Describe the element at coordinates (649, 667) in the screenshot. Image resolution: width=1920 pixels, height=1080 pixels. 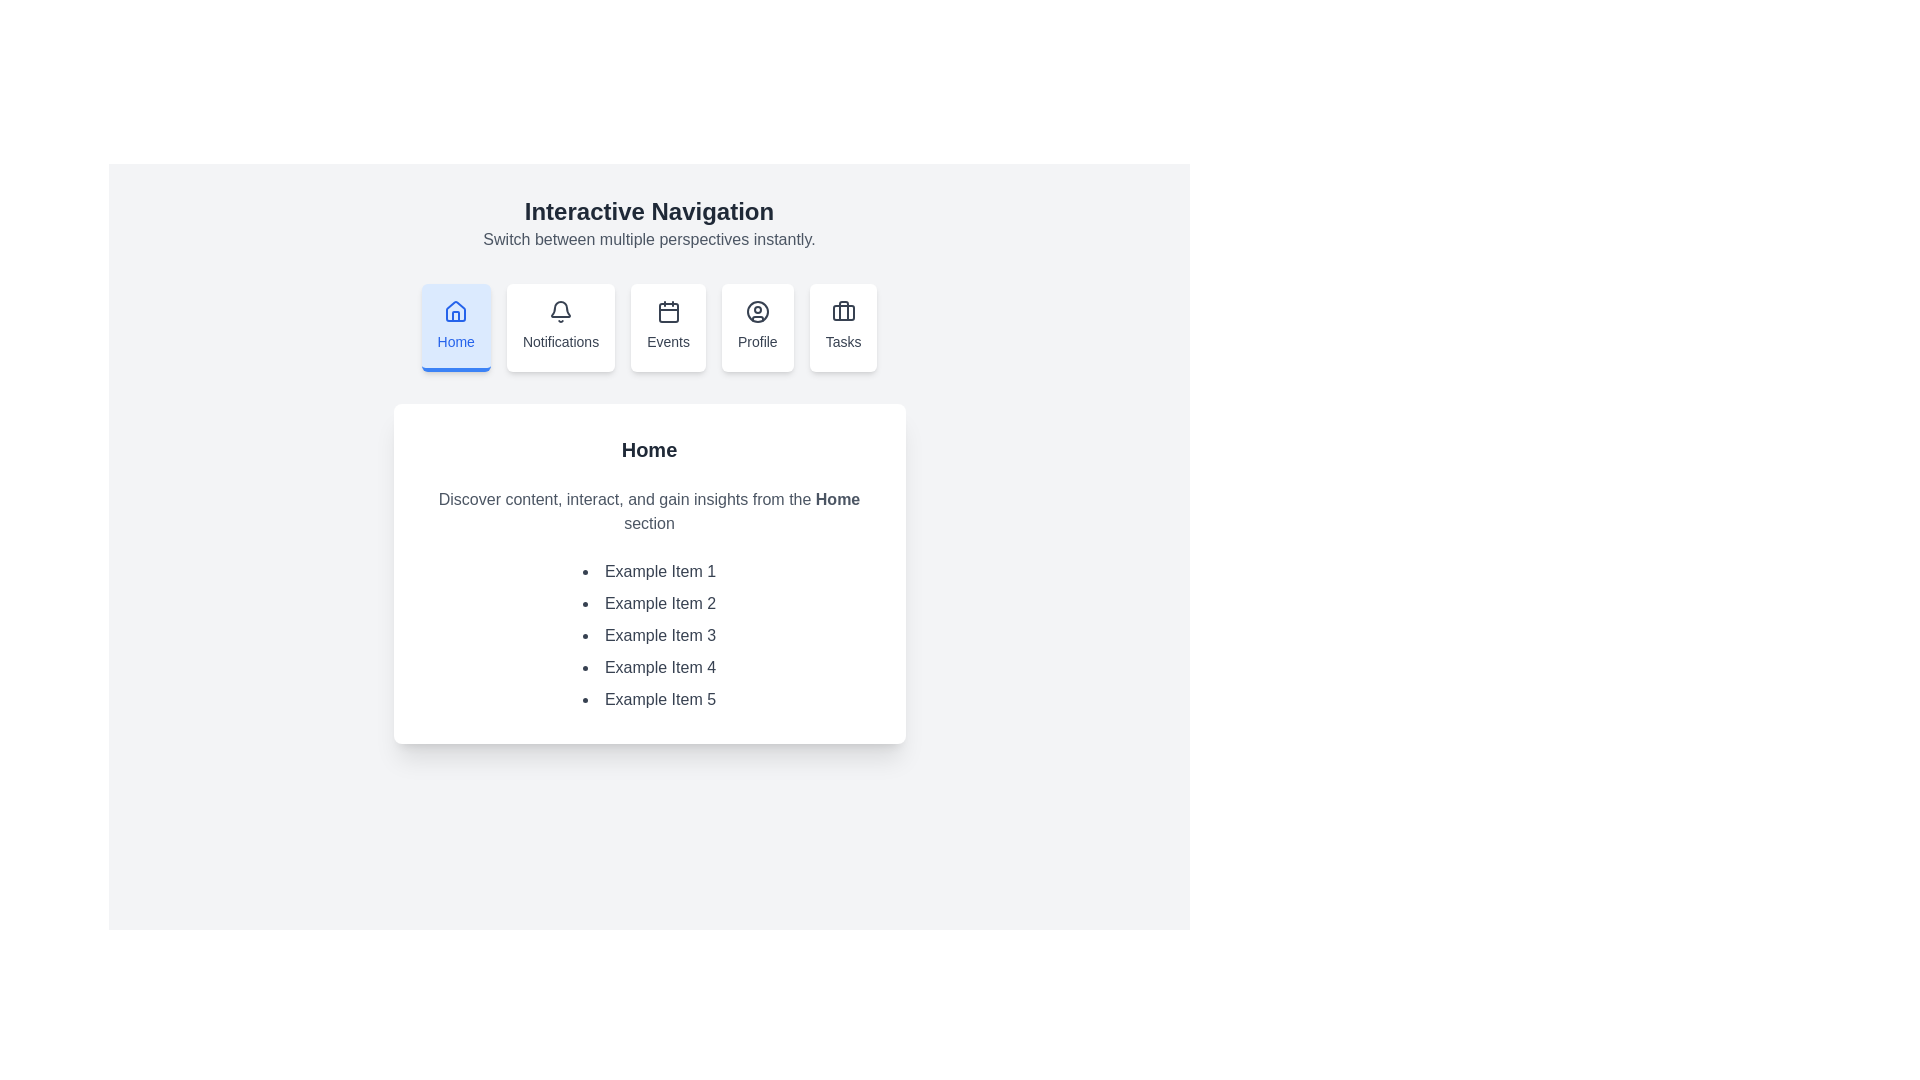
I see `the text label styled in gray with the text 'Example Item 4', which is the fourth item in a vertical list under the title 'Home'` at that location.